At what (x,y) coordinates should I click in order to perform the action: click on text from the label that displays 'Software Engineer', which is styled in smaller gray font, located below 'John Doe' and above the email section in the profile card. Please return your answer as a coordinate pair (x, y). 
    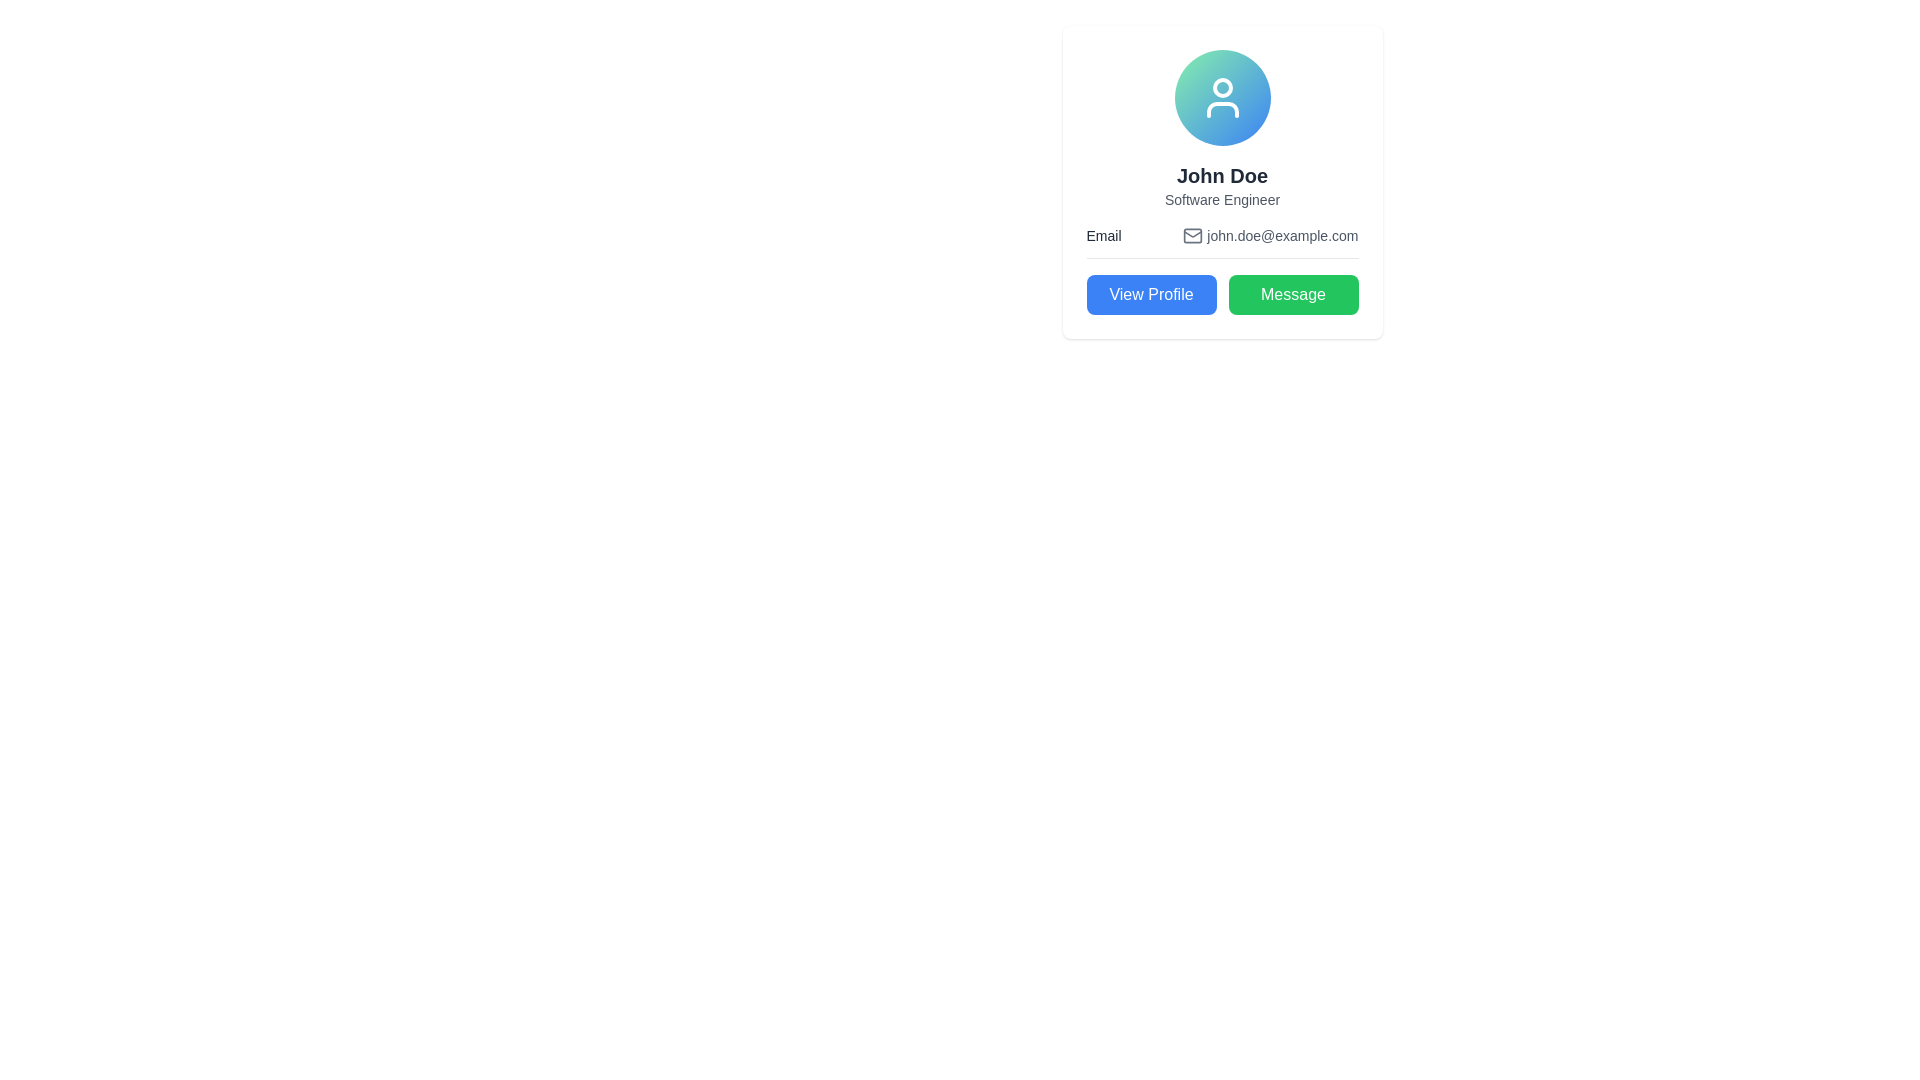
    Looking at the image, I should click on (1221, 200).